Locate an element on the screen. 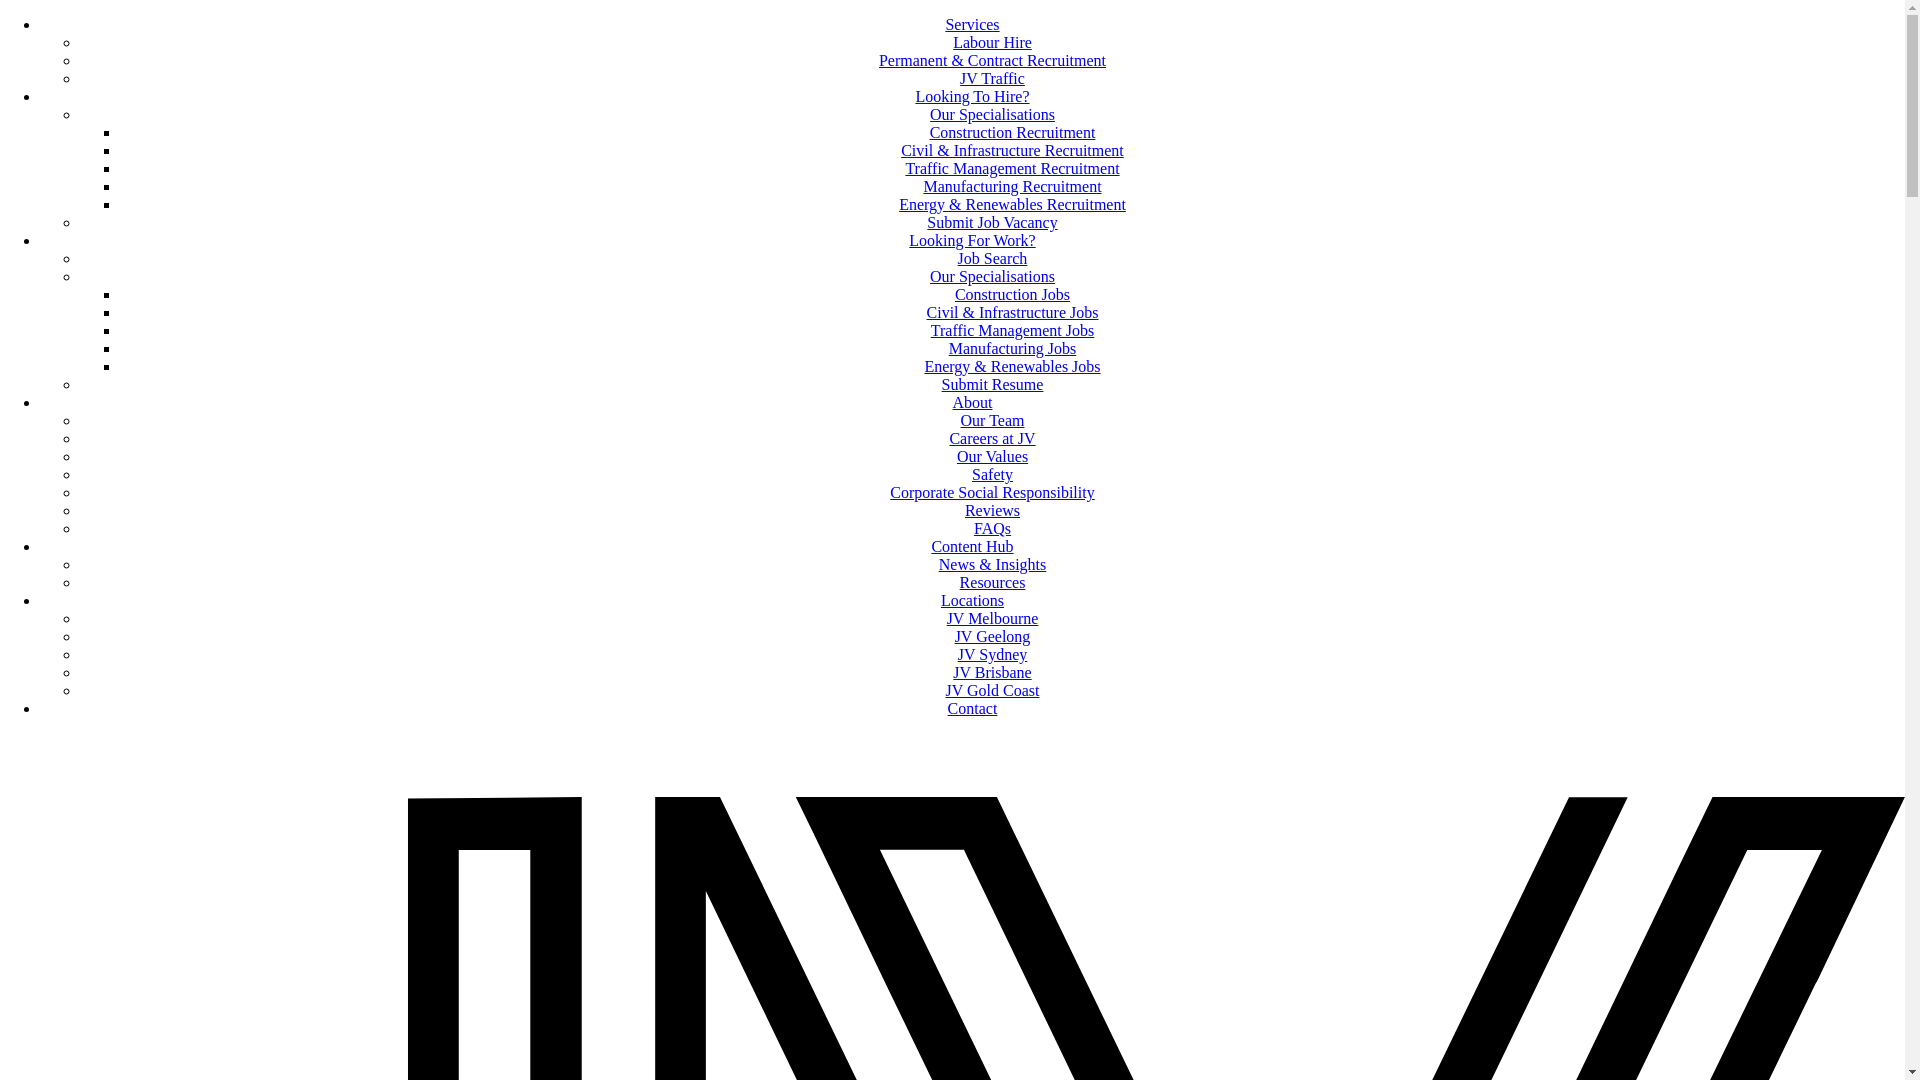 This screenshot has width=1920, height=1080. 'Civil & Infrastructure Recruitment' is located at coordinates (1012, 149).